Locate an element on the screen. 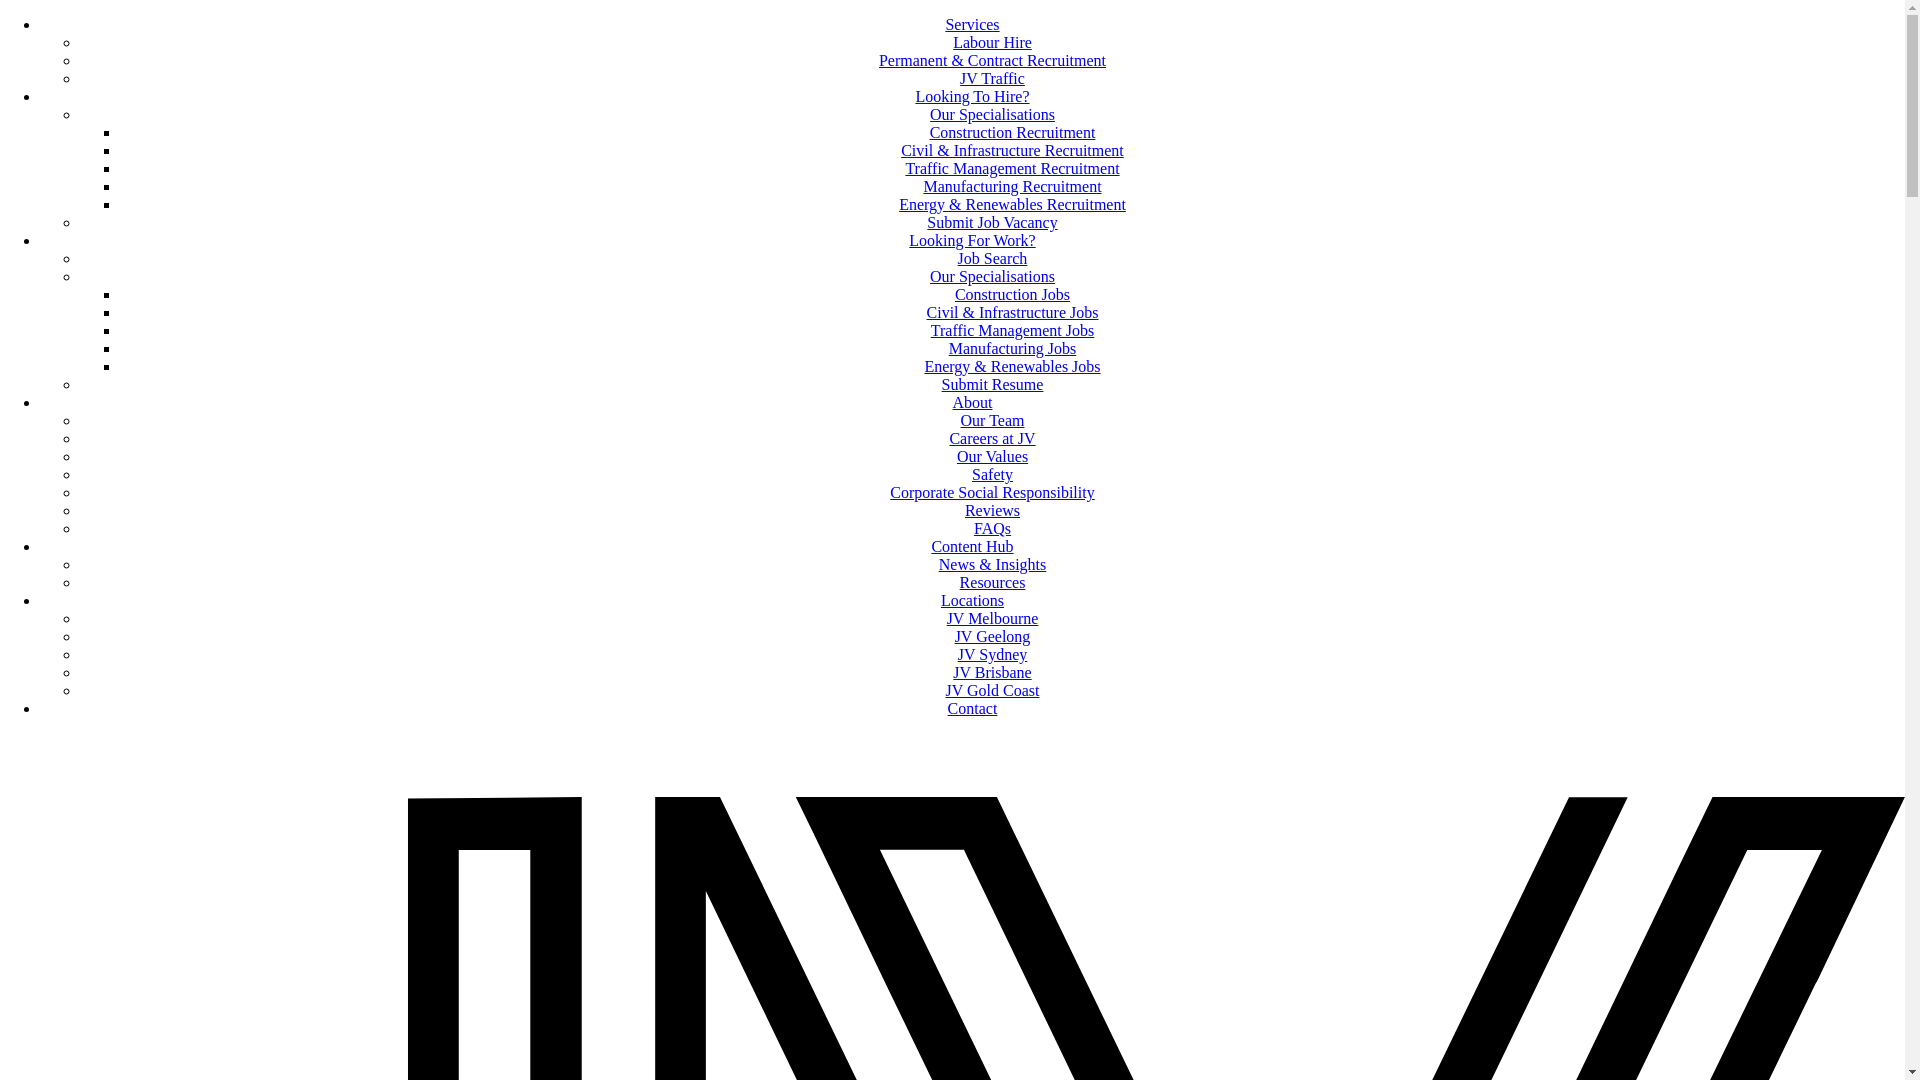 This screenshot has width=1920, height=1080. 'Civil & Infrastructure Recruitment' is located at coordinates (1012, 149).